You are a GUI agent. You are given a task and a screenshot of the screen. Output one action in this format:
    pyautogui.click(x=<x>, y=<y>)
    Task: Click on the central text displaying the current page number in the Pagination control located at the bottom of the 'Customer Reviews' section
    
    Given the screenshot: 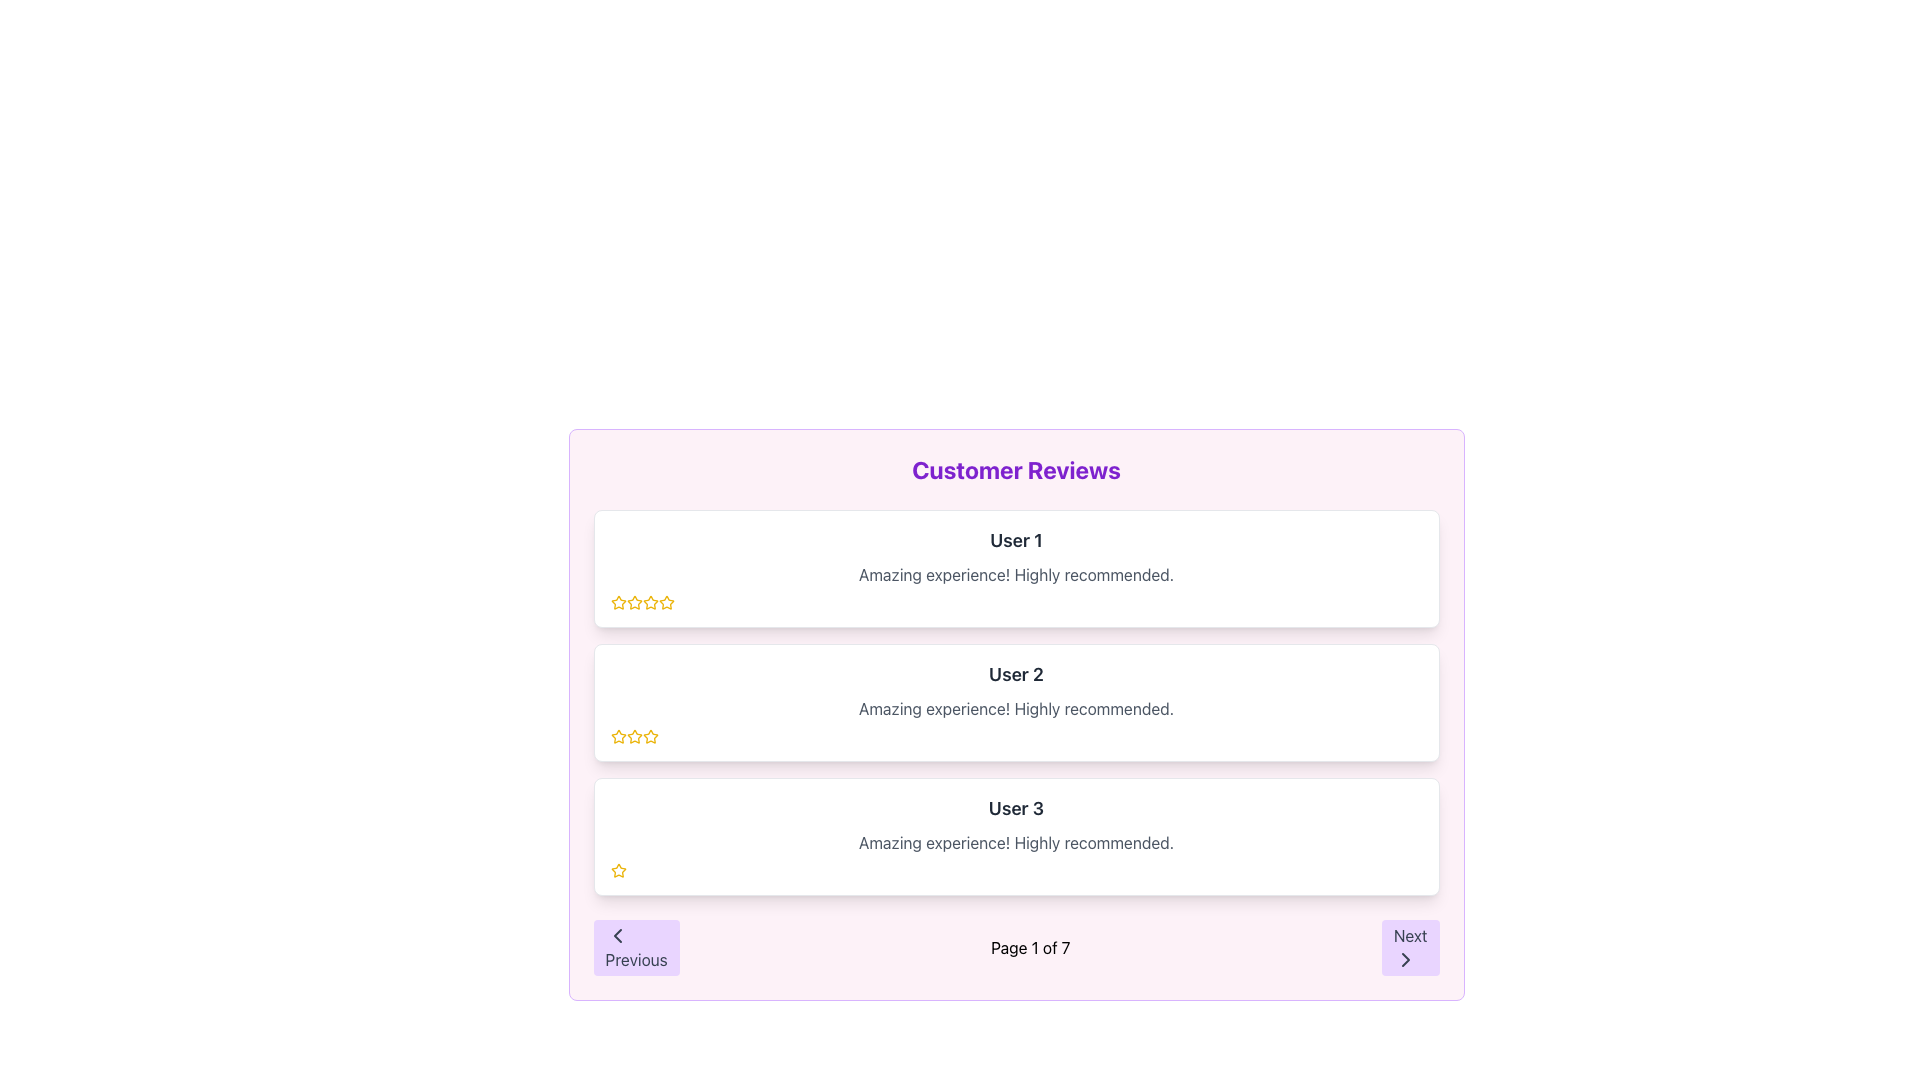 What is the action you would take?
    pyautogui.click(x=1016, y=947)
    